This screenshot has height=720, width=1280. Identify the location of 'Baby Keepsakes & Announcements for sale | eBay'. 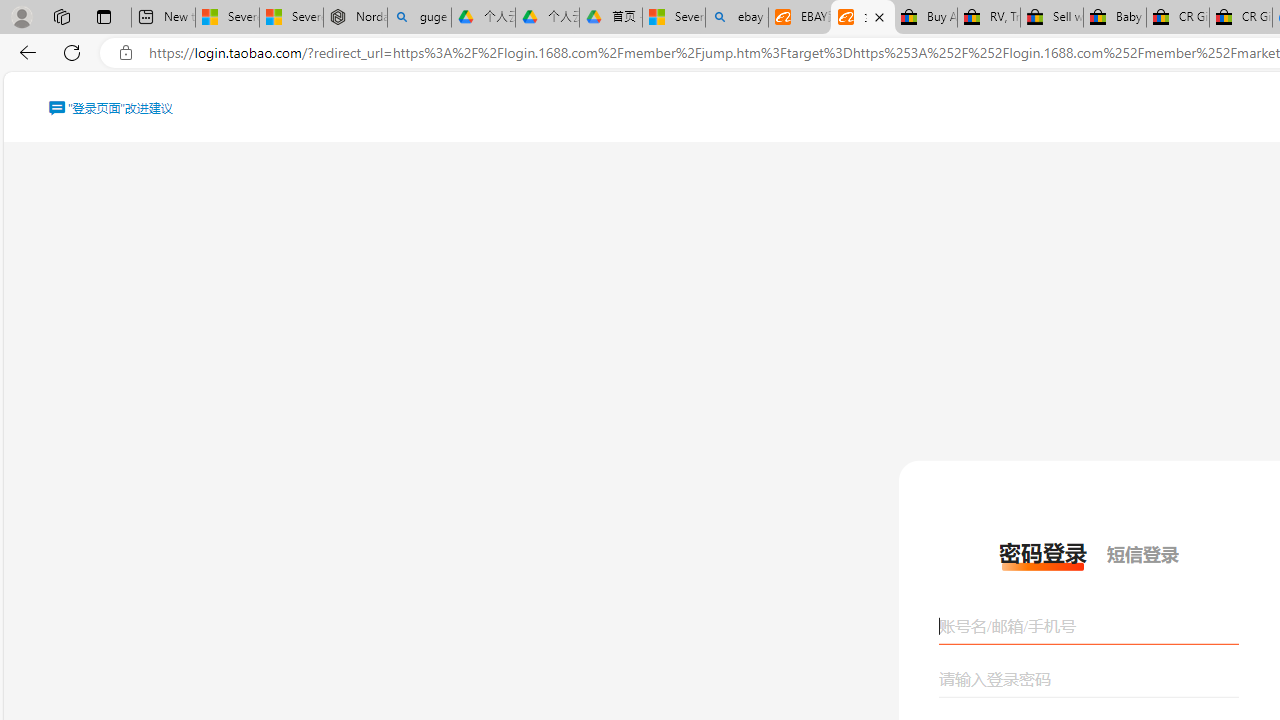
(1113, 17).